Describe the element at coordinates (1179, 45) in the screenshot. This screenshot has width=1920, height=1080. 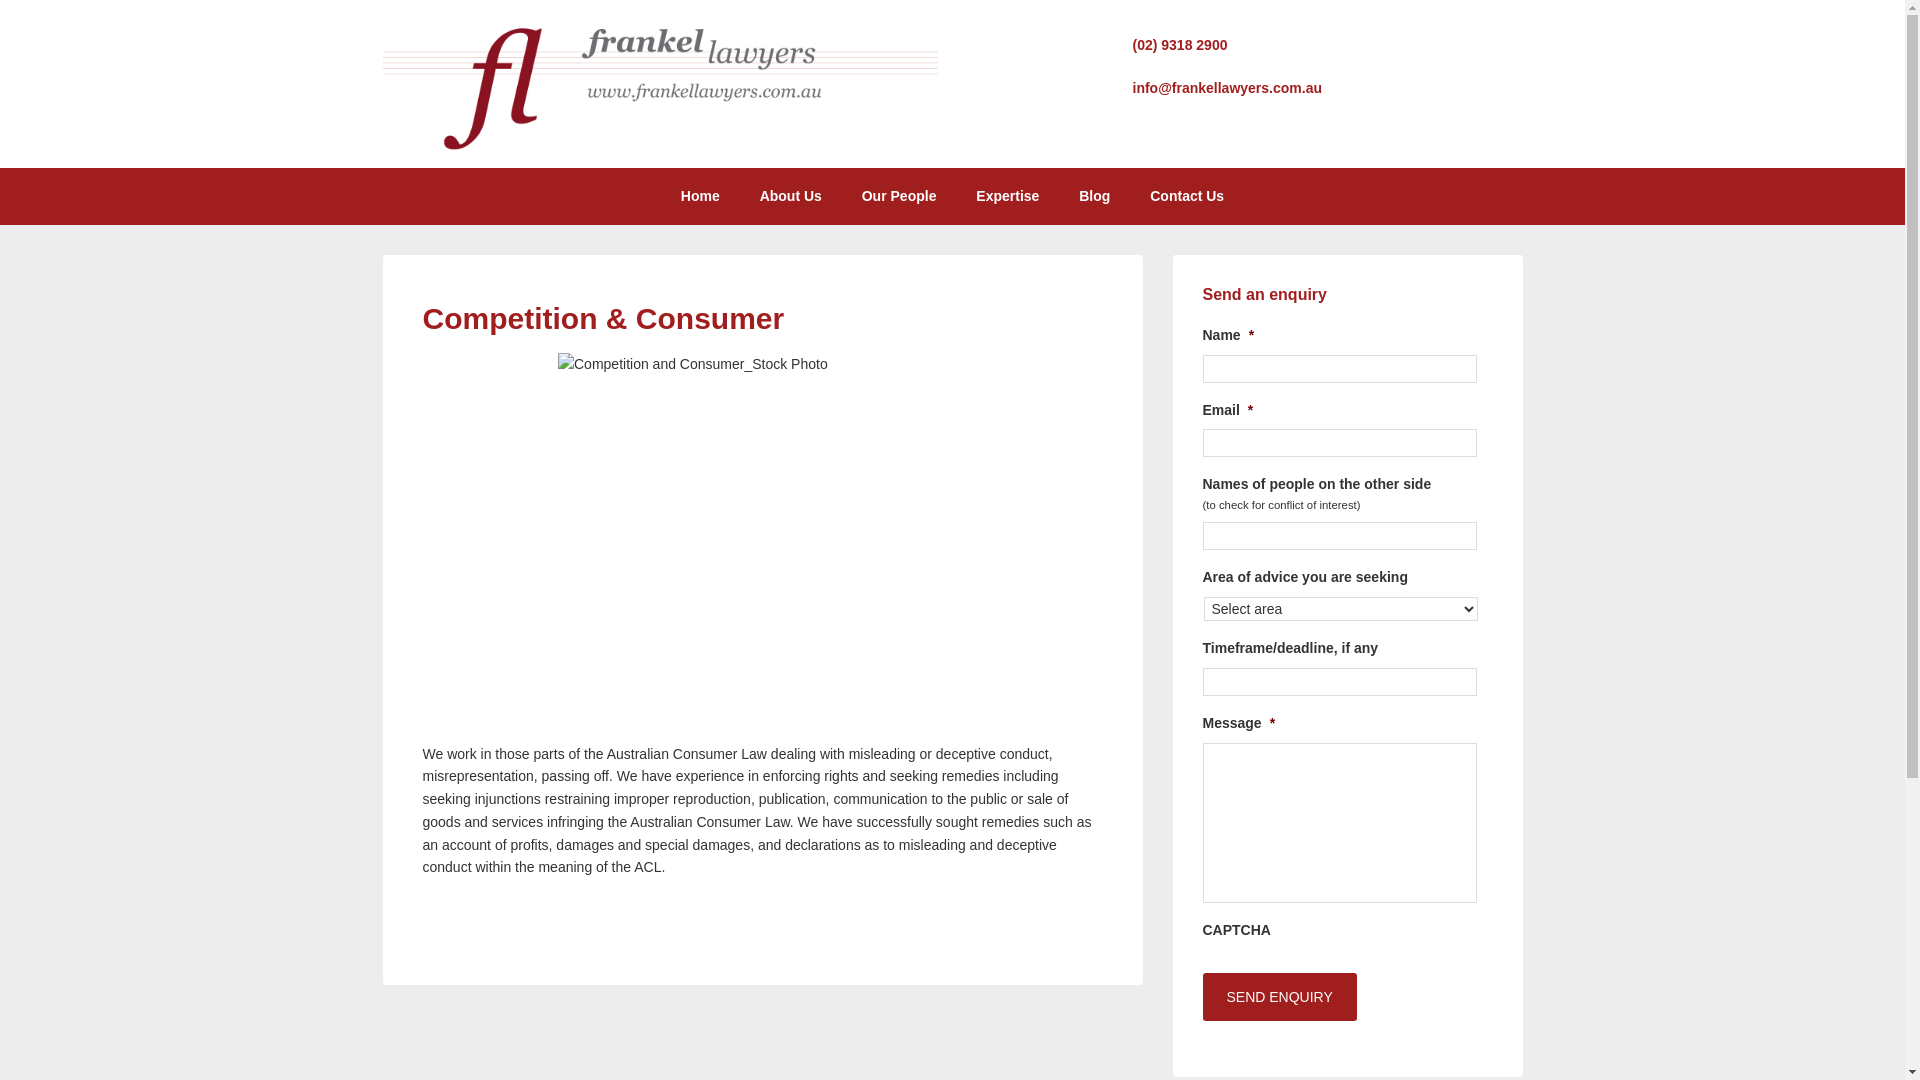
I see `'(02) 9318 2900'` at that location.